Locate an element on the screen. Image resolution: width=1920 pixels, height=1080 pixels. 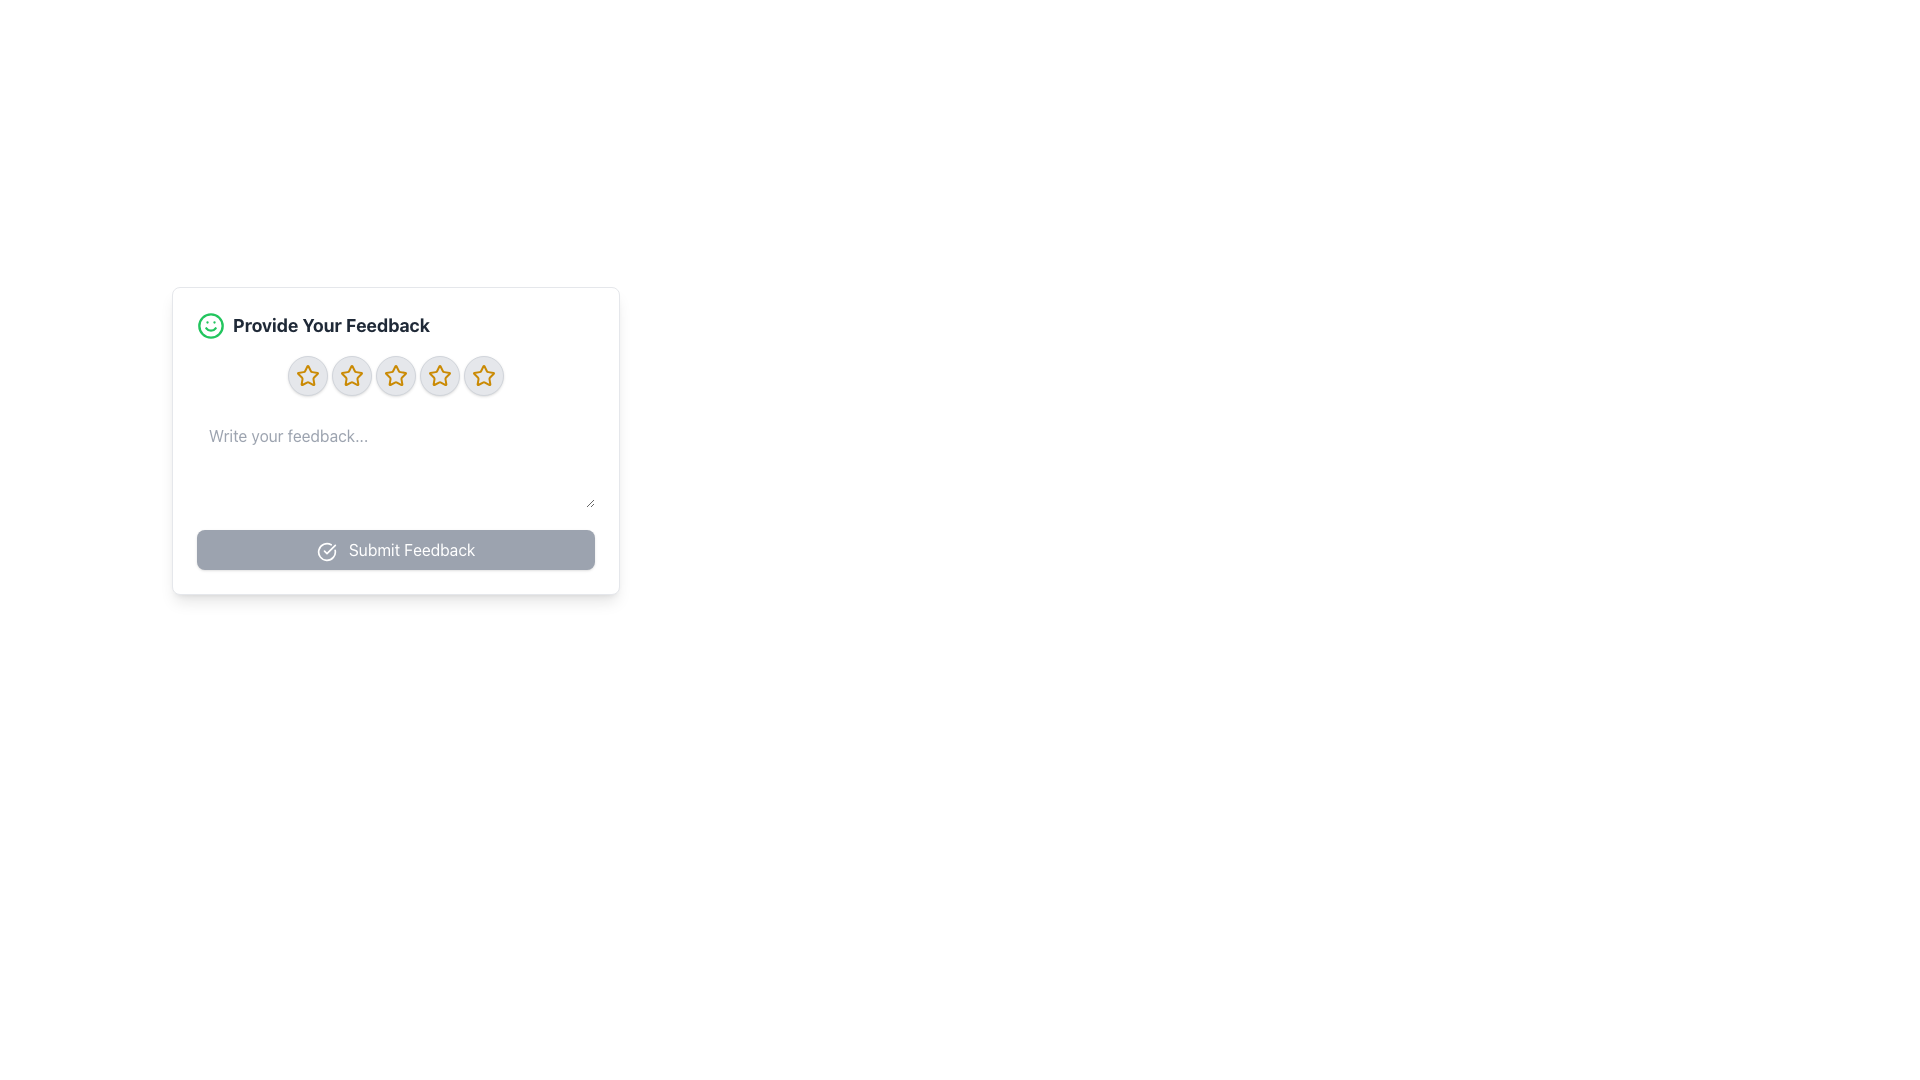
the third star-shaped rating button, which is a yellow star inside a gray circular button is located at coordinates (395, 375).